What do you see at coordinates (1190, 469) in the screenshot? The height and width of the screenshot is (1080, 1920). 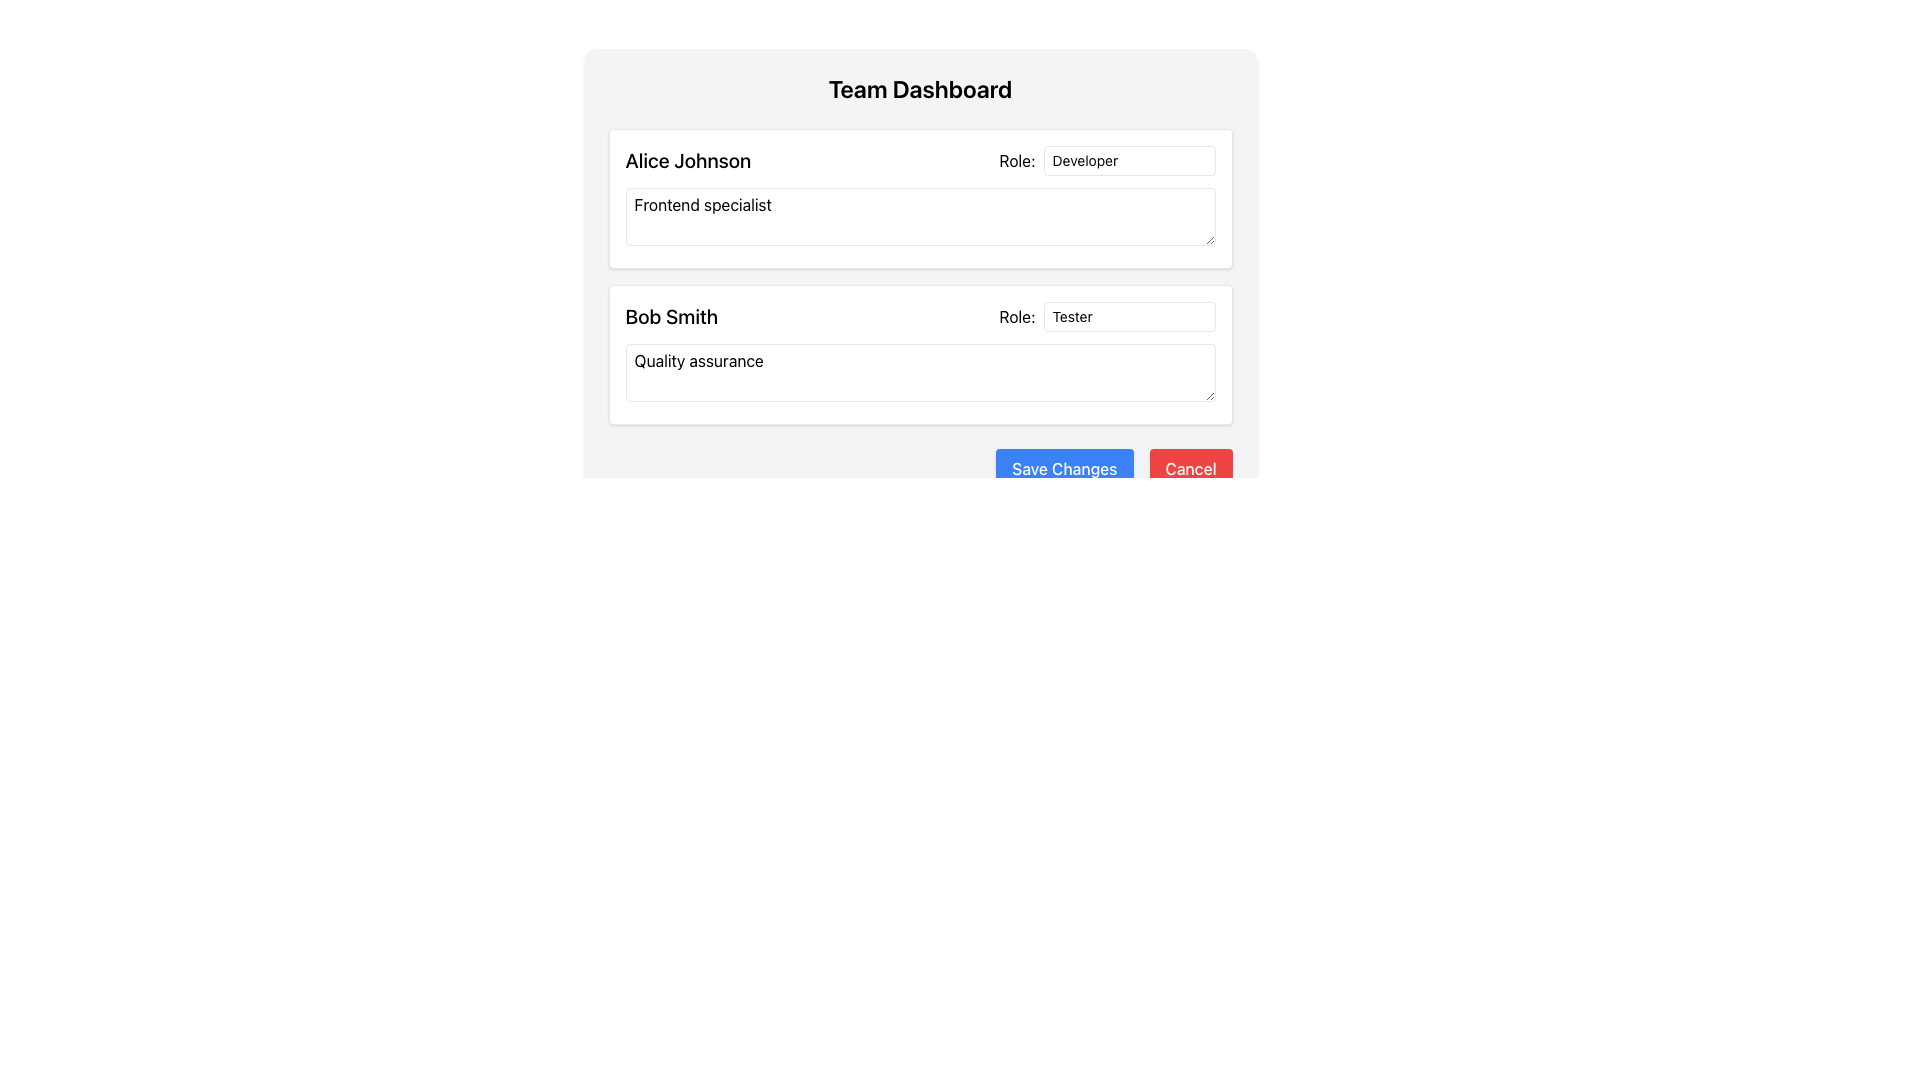 I see `the red 'Cancel' button with rounded corners located at the bottom-right corner of the footer section` at bounding box center [1190, 469].